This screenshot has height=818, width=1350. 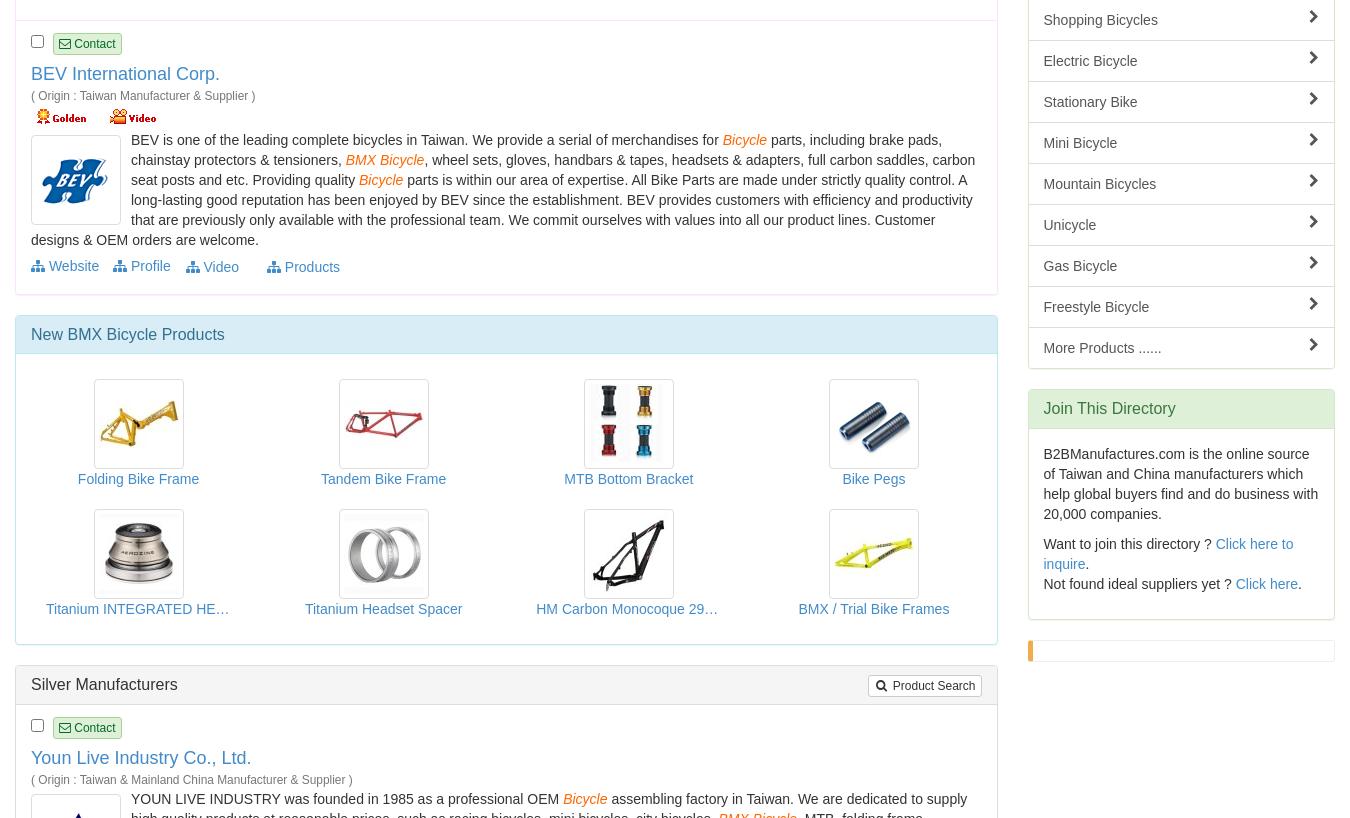 What do you see at coordinates (1080, 266) in the screenshot?
I see `'Gas Bicycle'` at bounding box center [1080, 266].